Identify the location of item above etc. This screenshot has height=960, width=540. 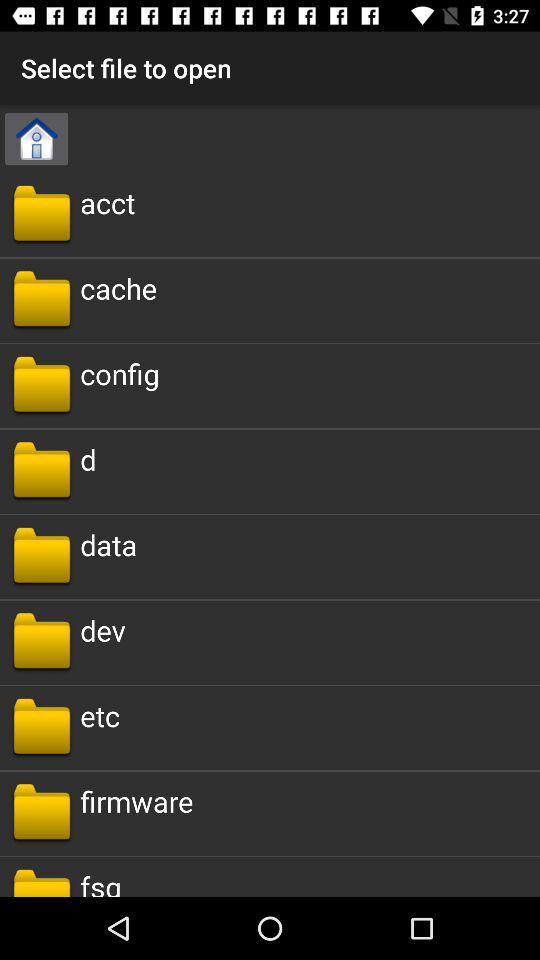
(102, 629).